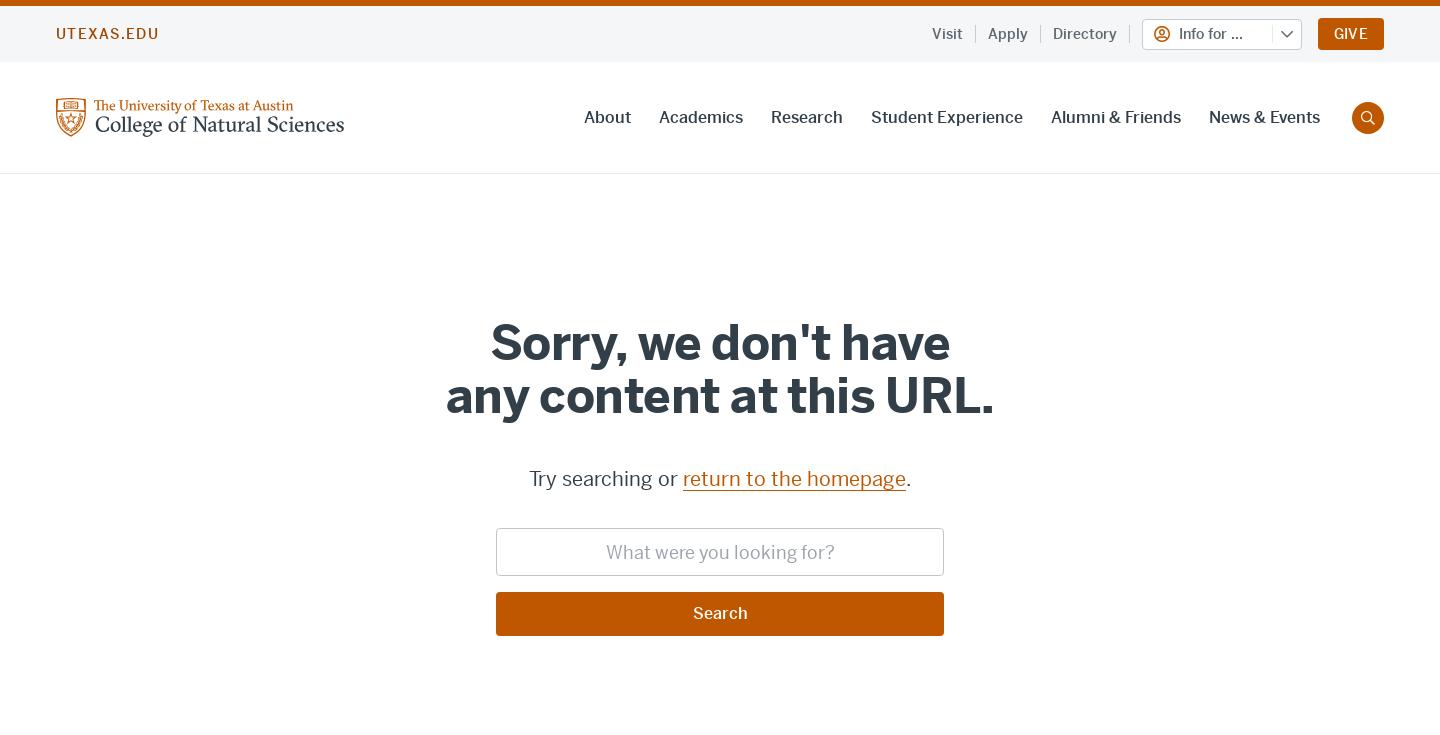  What do you see at coordinates (1051, 116) in the screenshot?
I see `'Alumni & Friends'` at bounding box center [1051, 116].